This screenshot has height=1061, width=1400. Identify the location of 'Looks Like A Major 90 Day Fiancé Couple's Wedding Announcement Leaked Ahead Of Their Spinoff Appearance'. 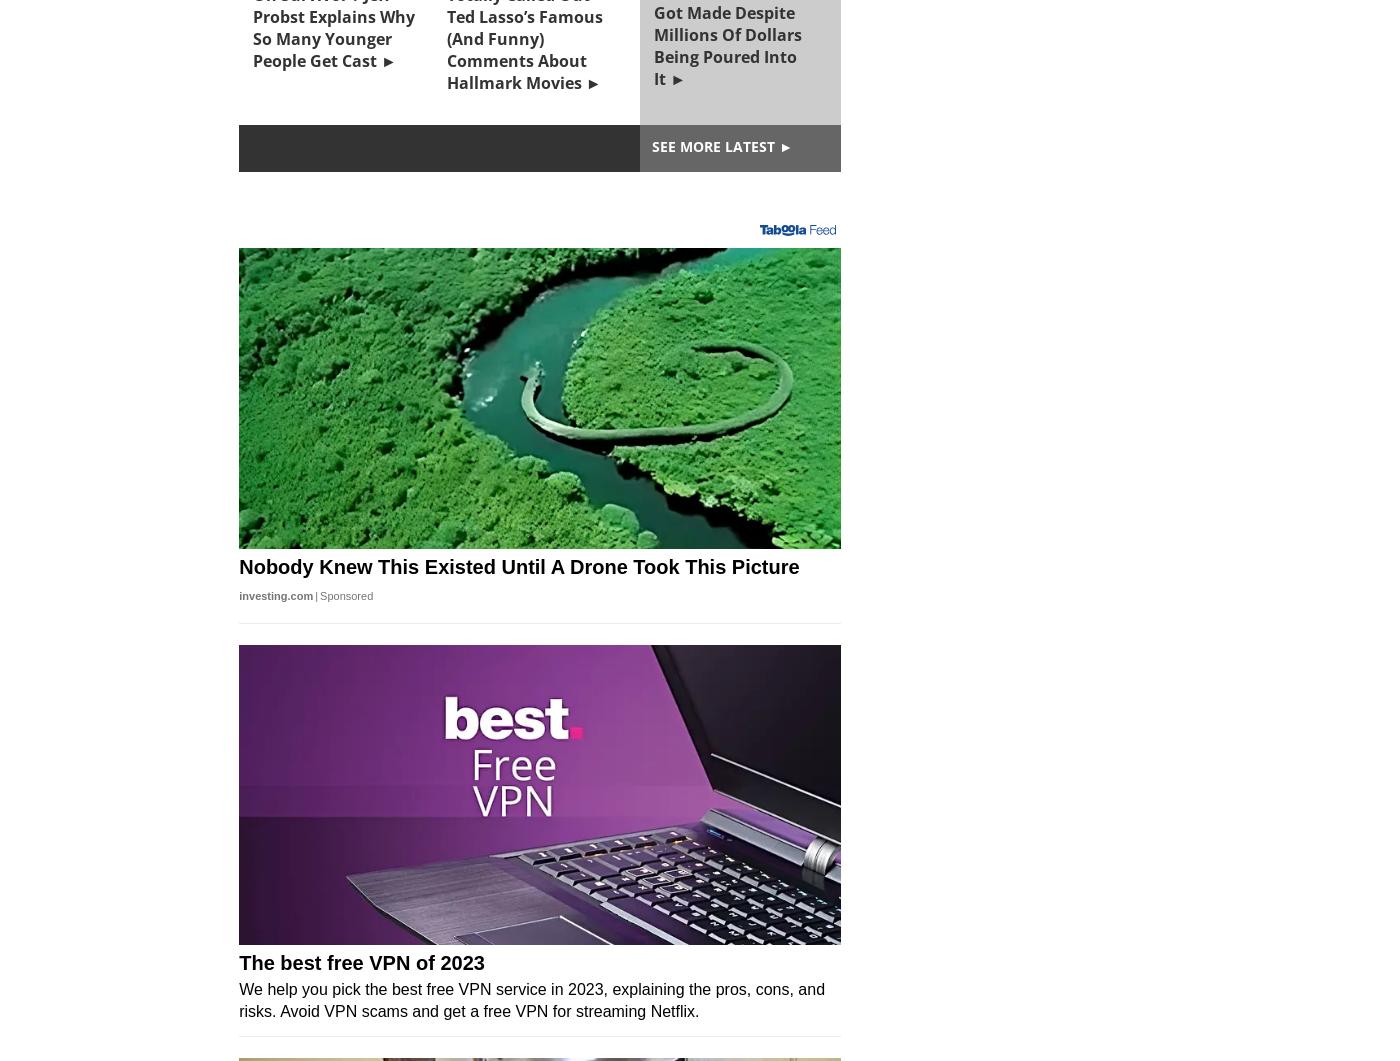
(528, 585).